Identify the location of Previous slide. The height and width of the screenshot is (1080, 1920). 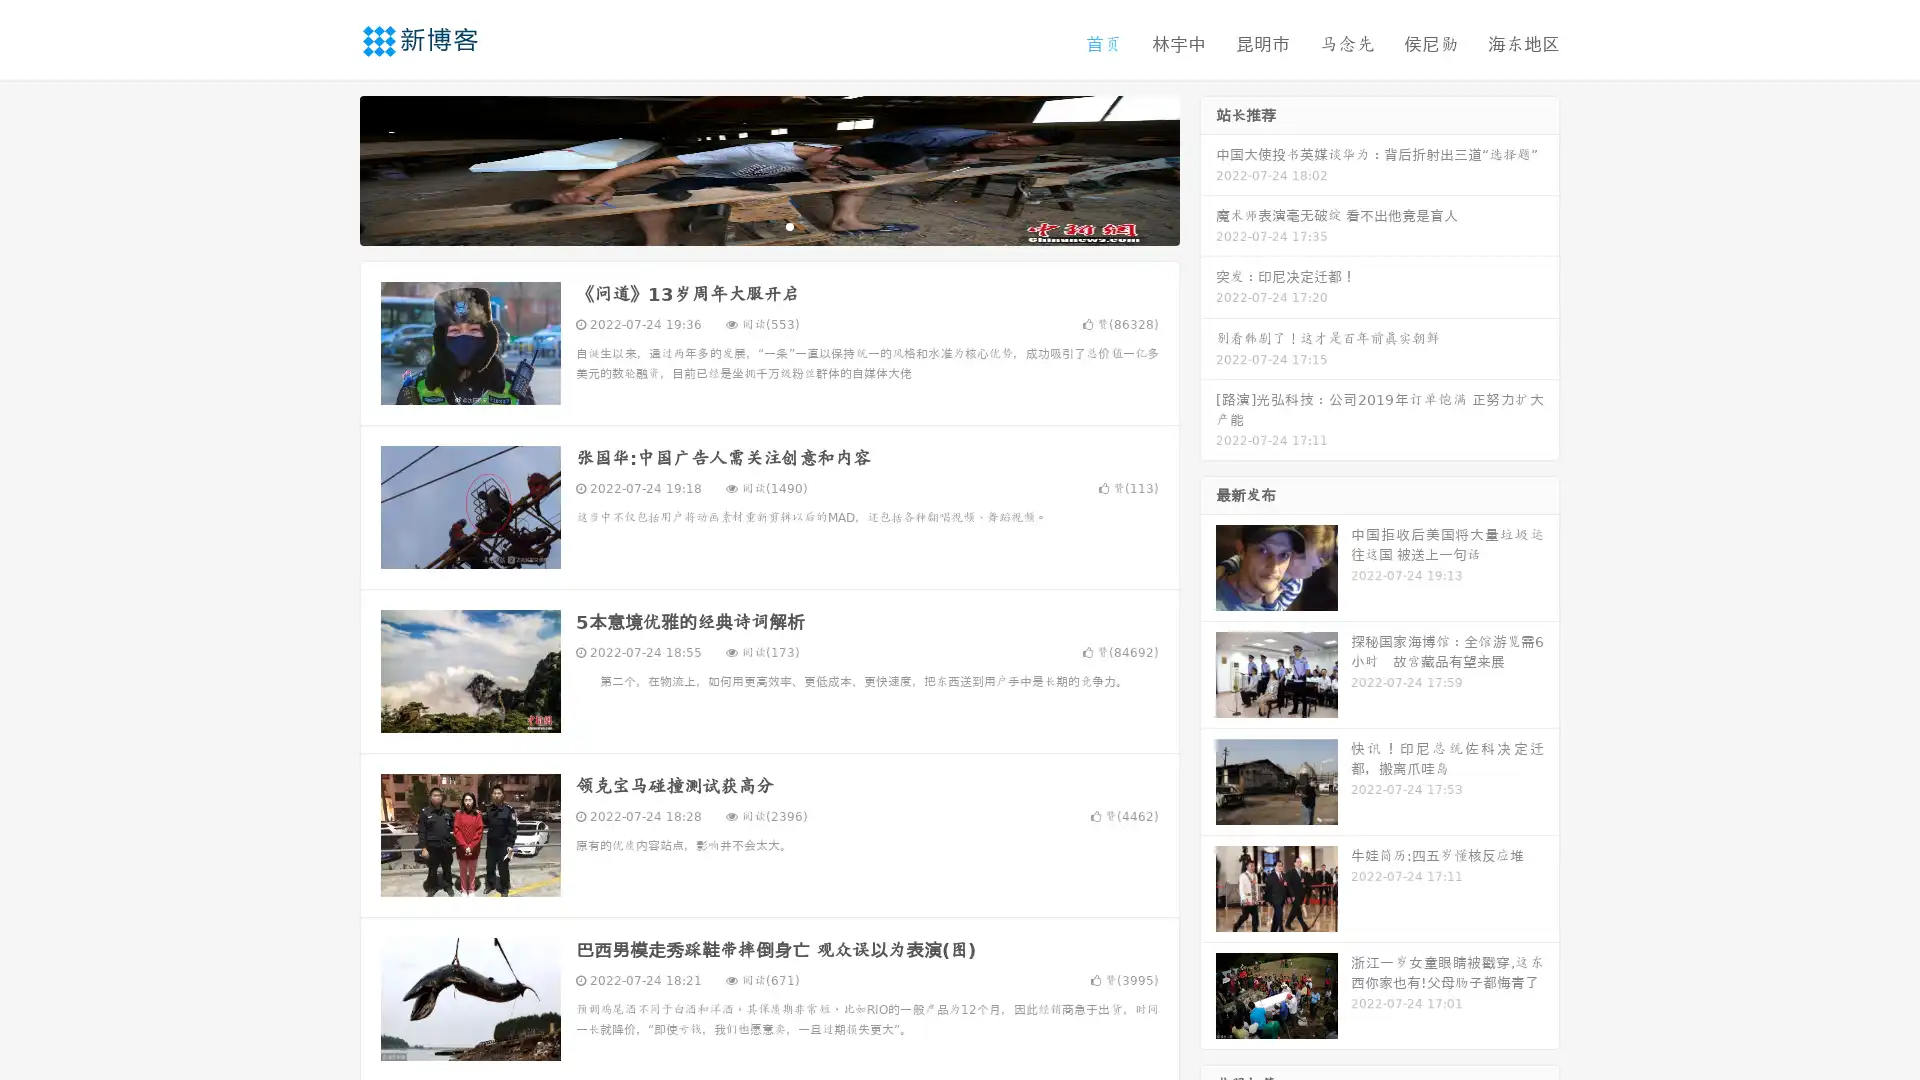
(330, 168).